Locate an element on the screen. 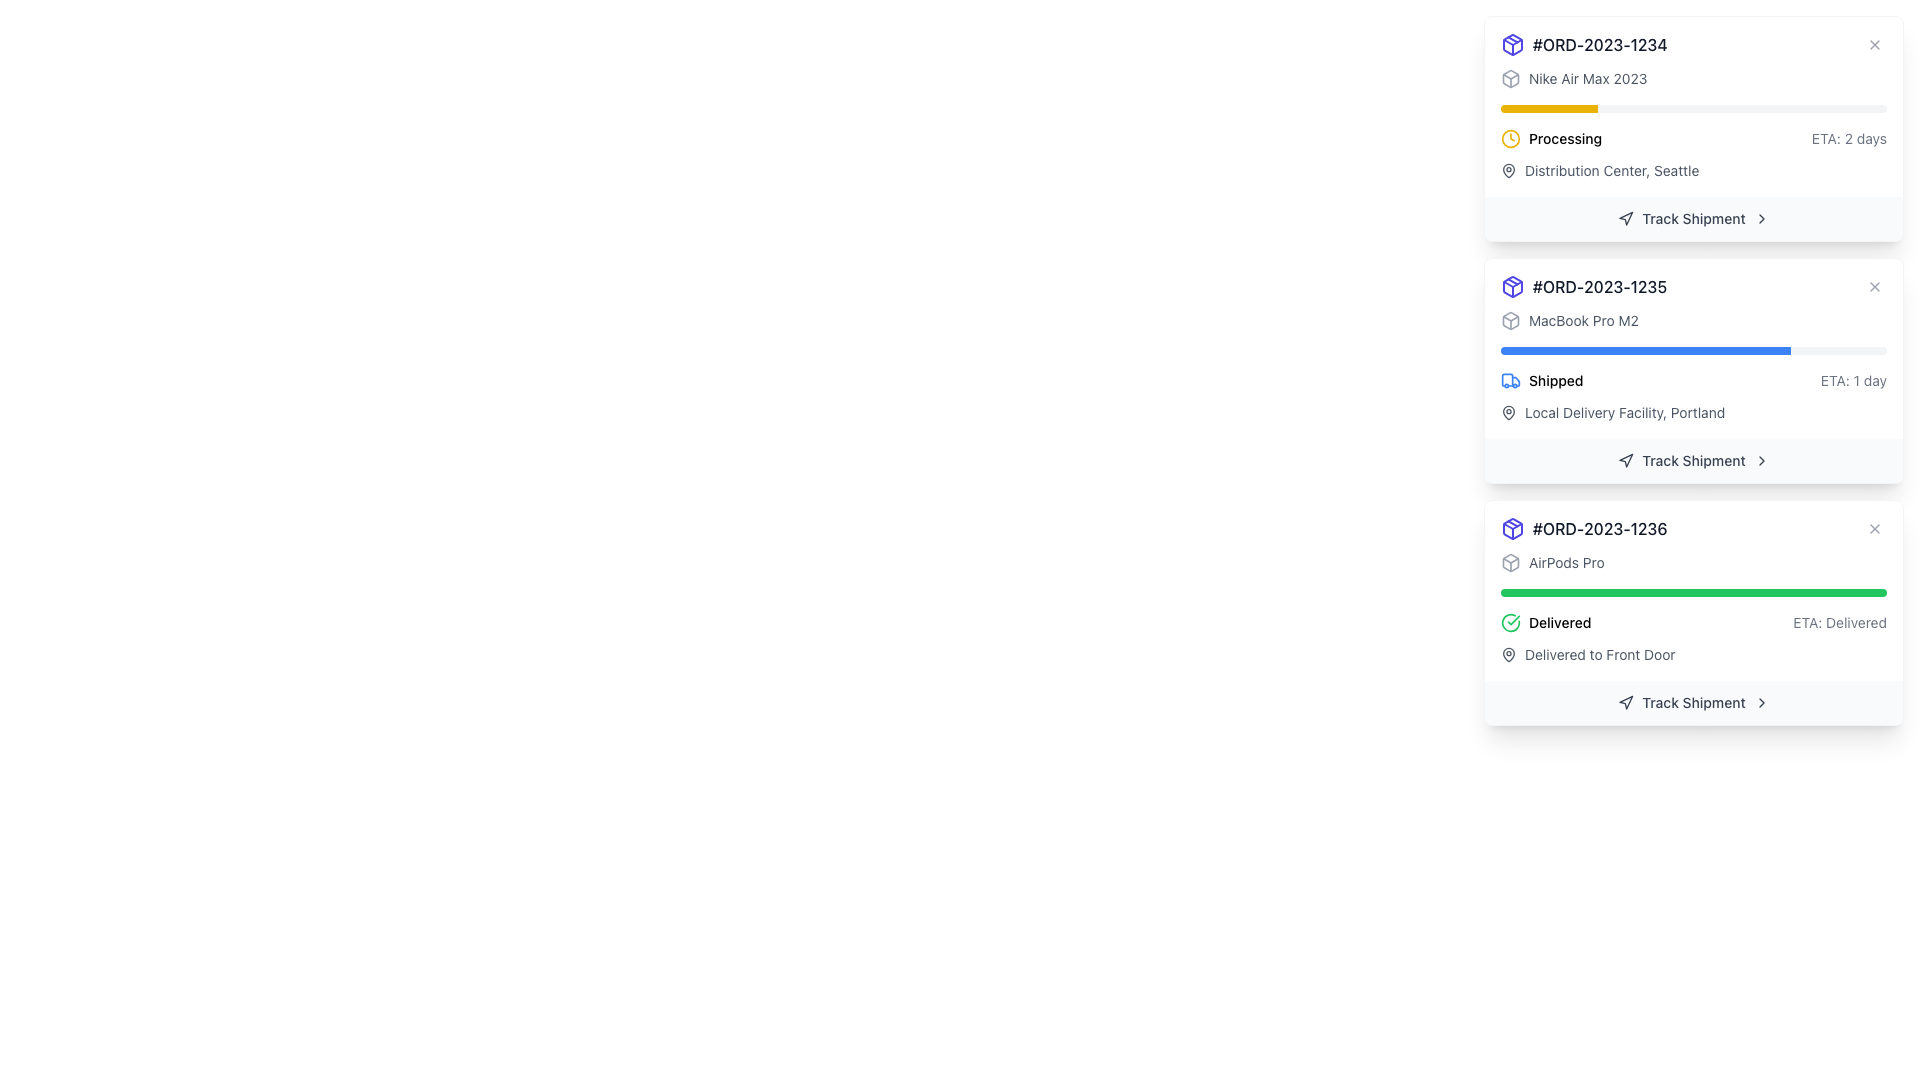 Image resolution: width=1920 pixels, height=1080 pixels. the tracking icon within the 'Track Shipment' button to include it in the button interaction is located at coordinates (1626, 701).